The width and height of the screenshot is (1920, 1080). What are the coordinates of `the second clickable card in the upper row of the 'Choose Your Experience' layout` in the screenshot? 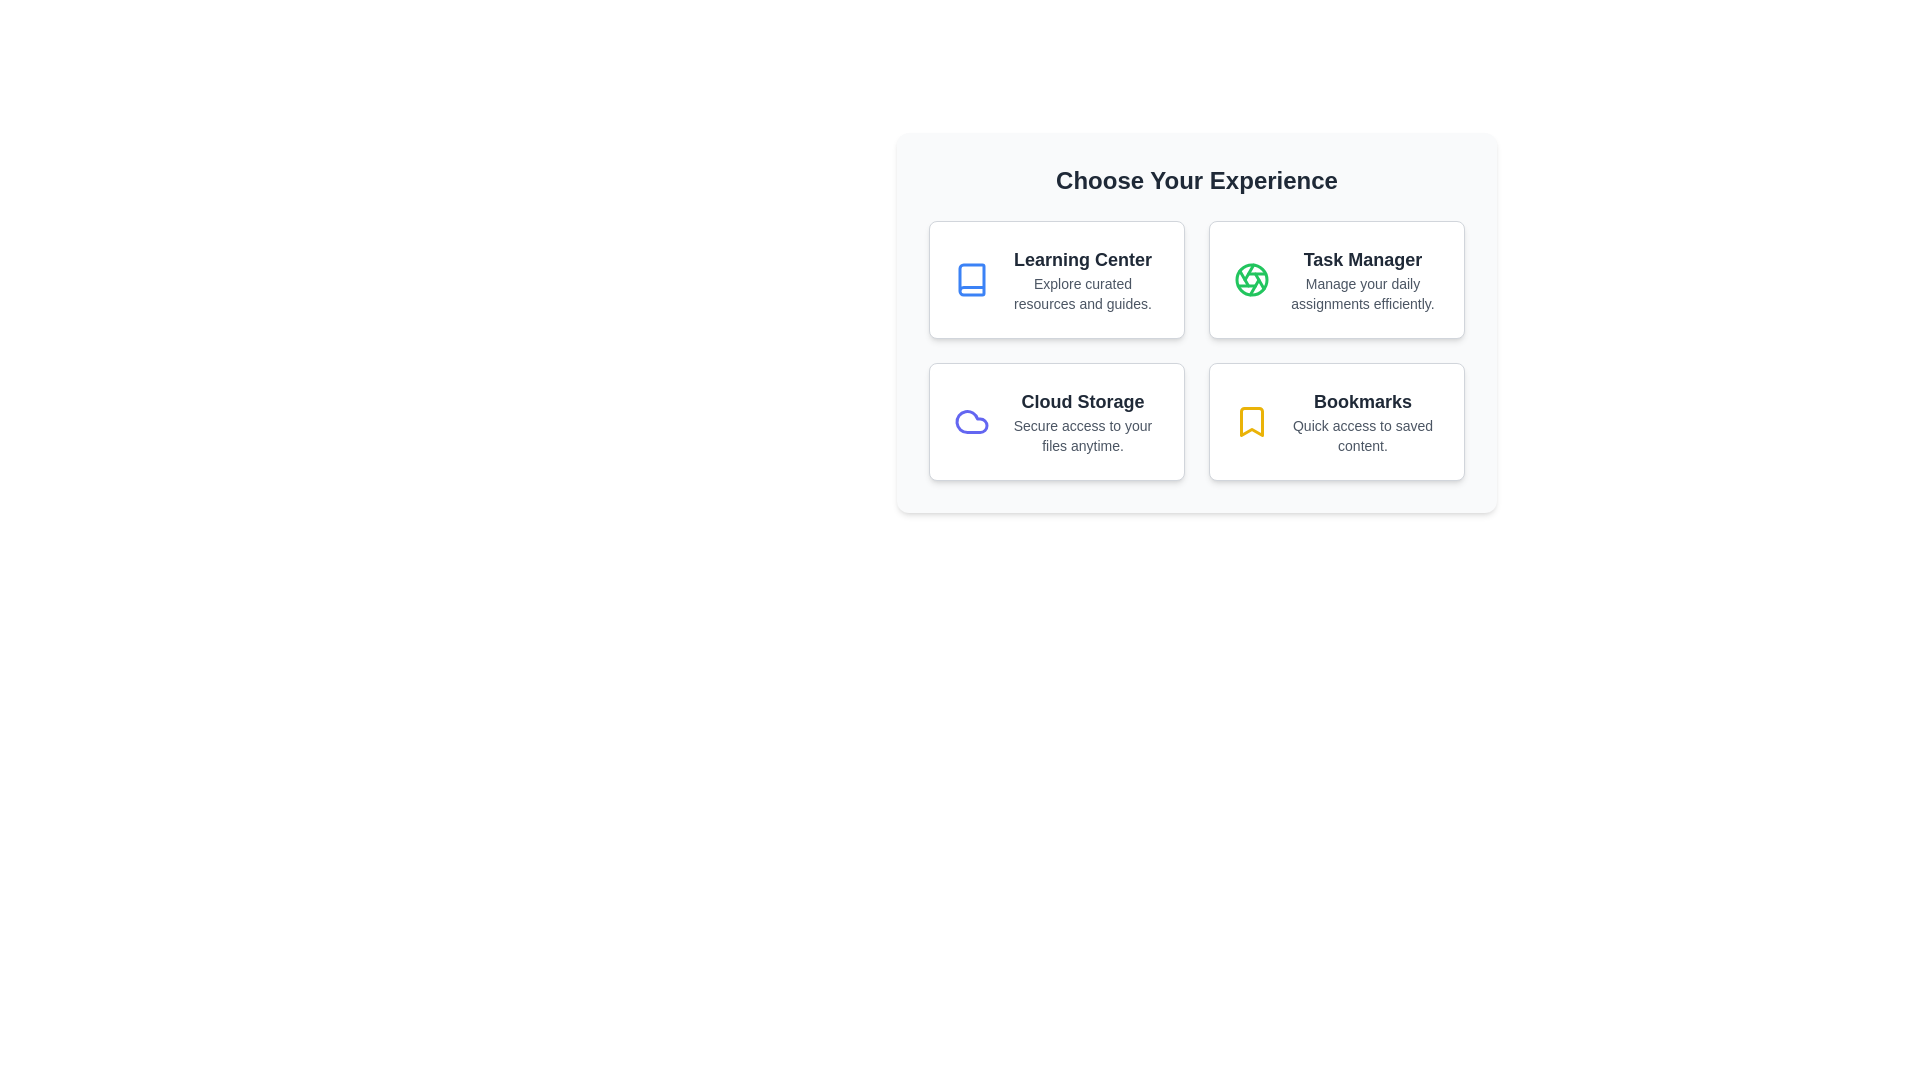 It's located at (1337, 280).